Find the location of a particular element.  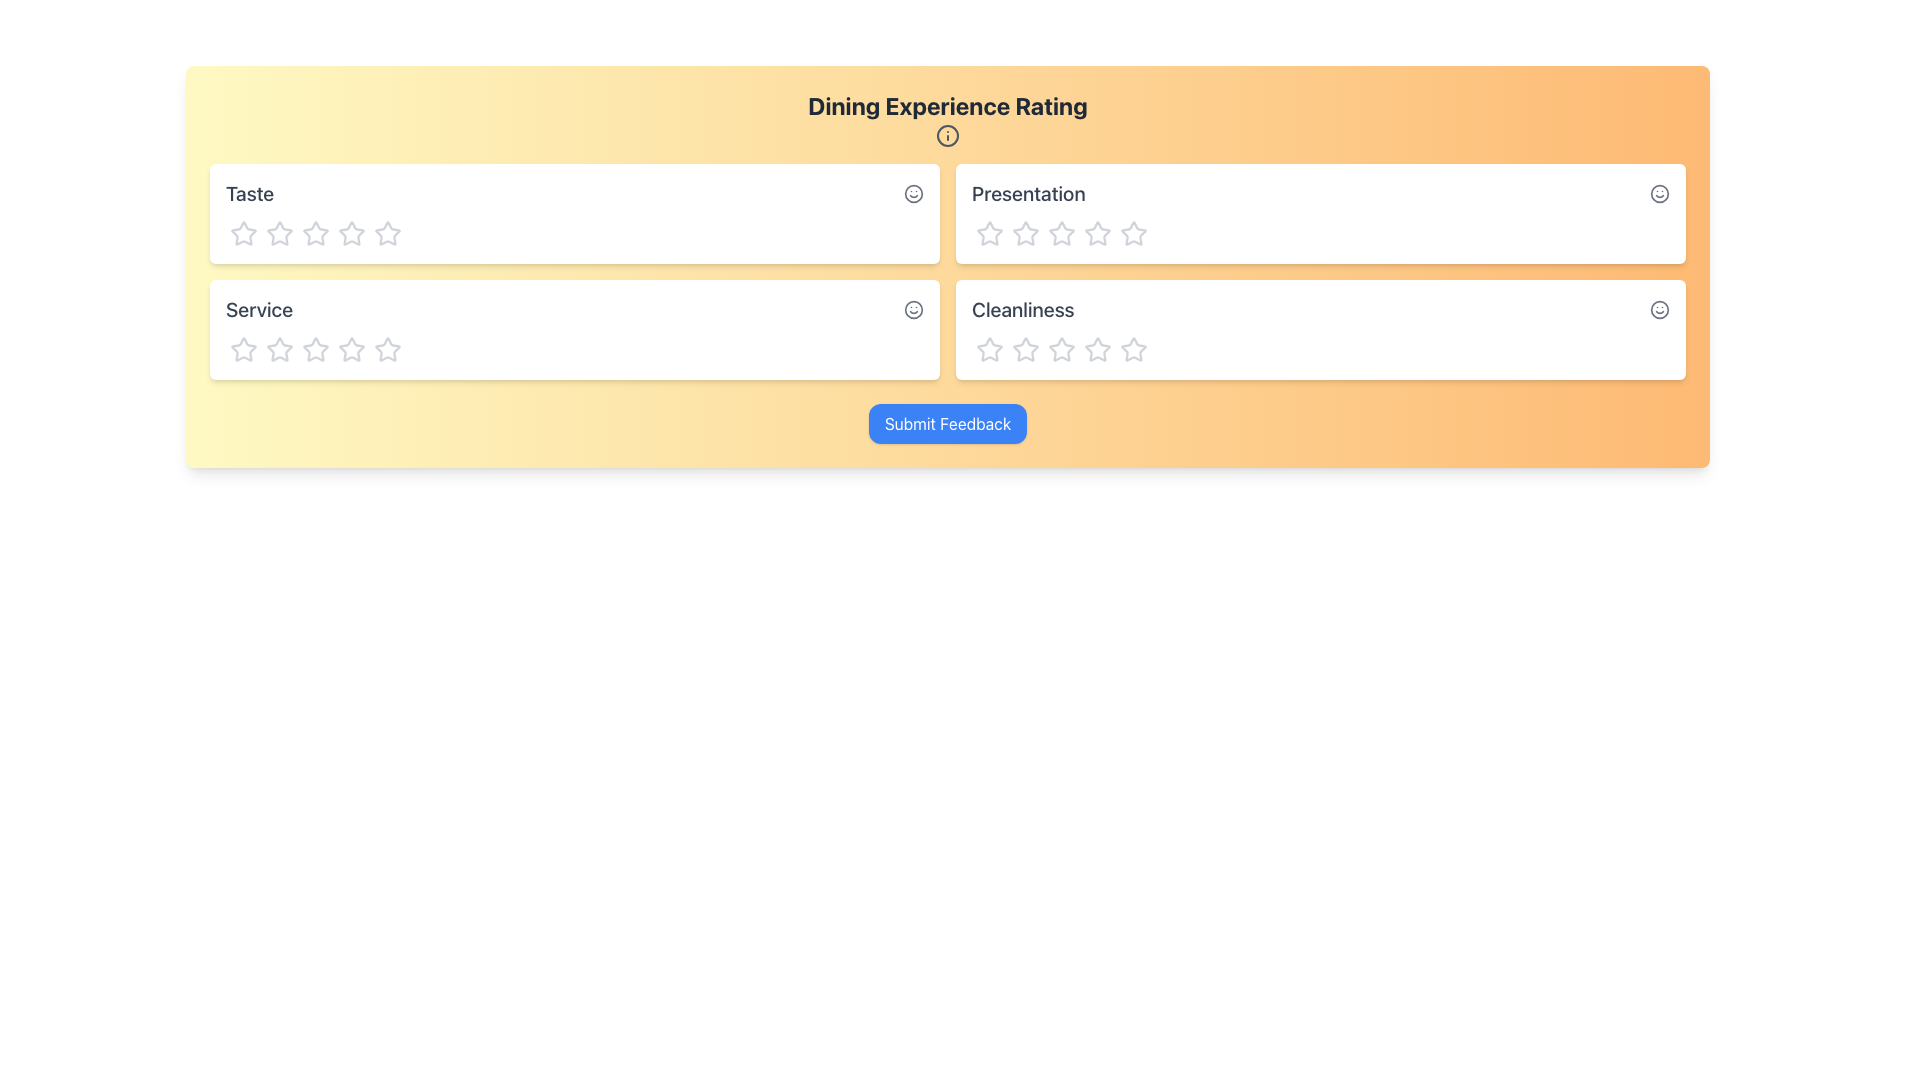

the second star in the horizontal group of five stars for the 'Taste' rating is located at coordinates (351, 232).